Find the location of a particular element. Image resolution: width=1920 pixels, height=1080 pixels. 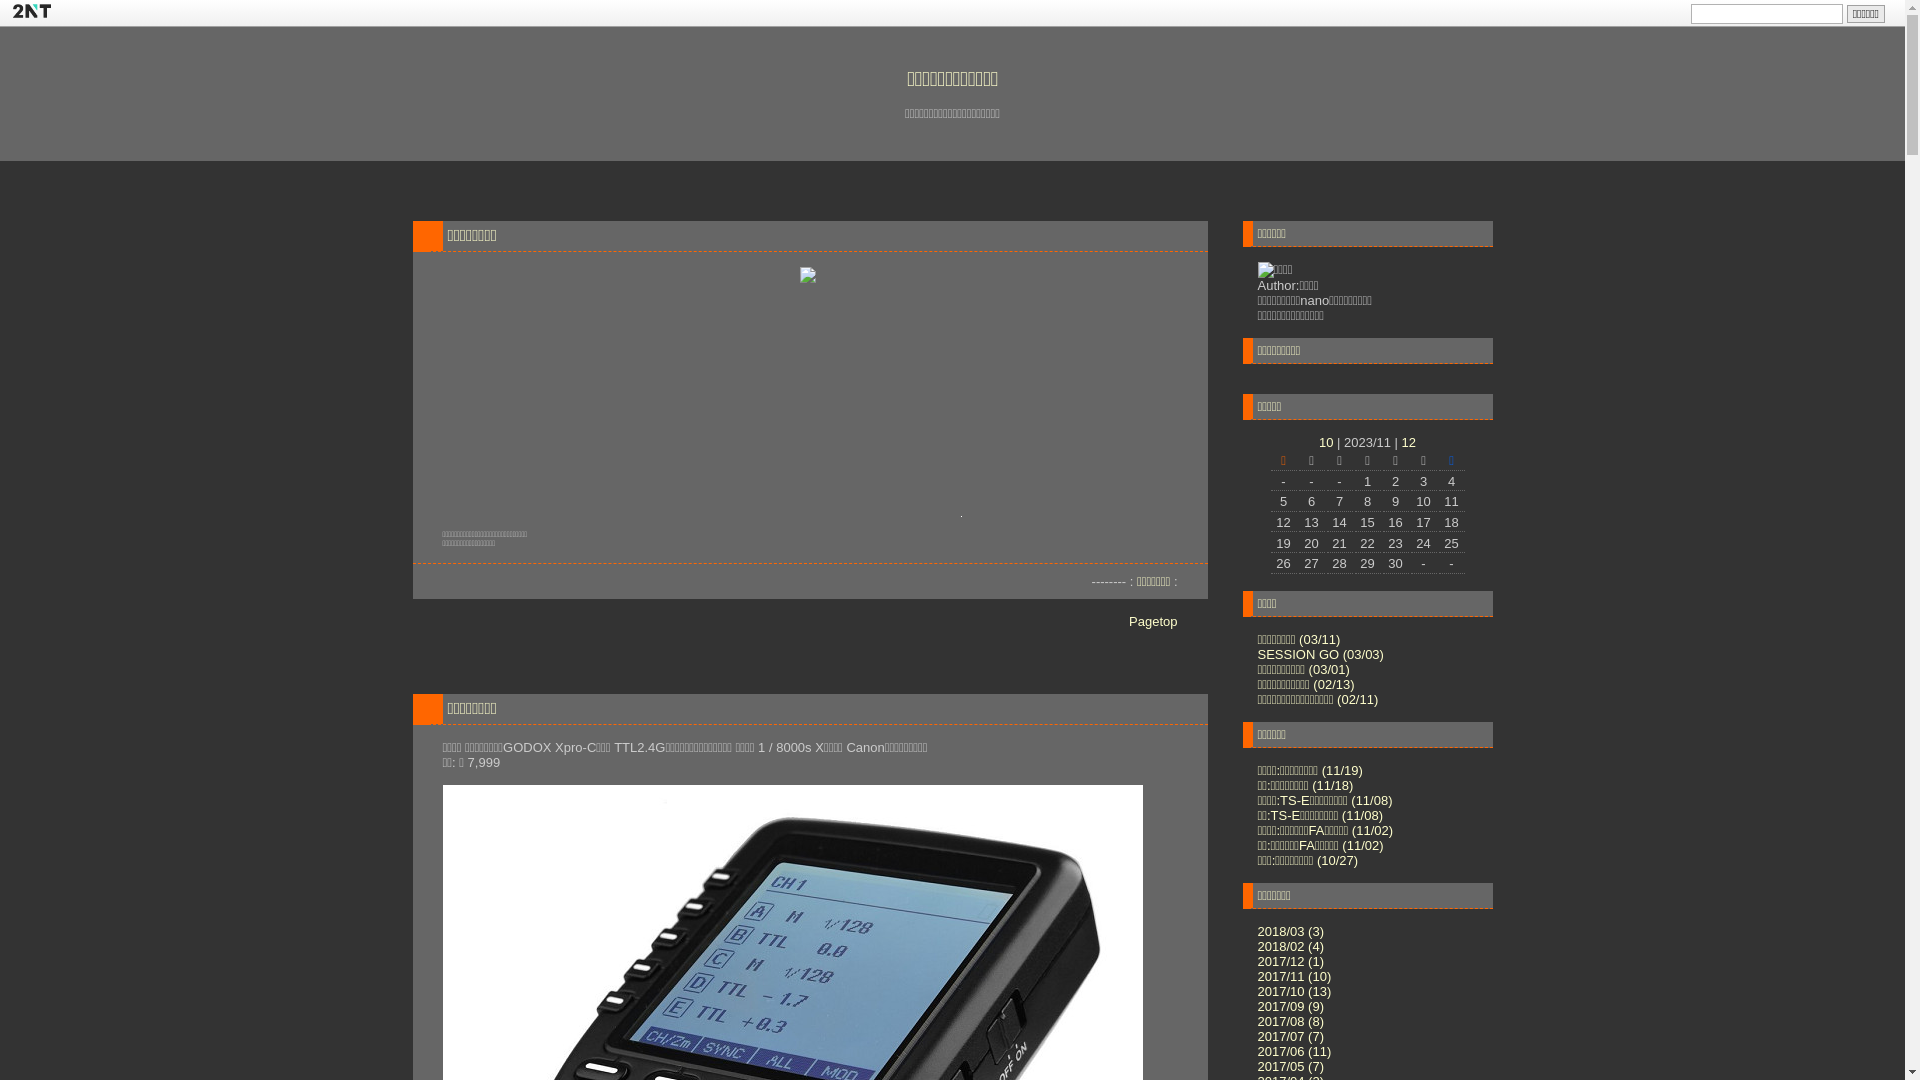

'12' is located at coordinates (1408, 441).